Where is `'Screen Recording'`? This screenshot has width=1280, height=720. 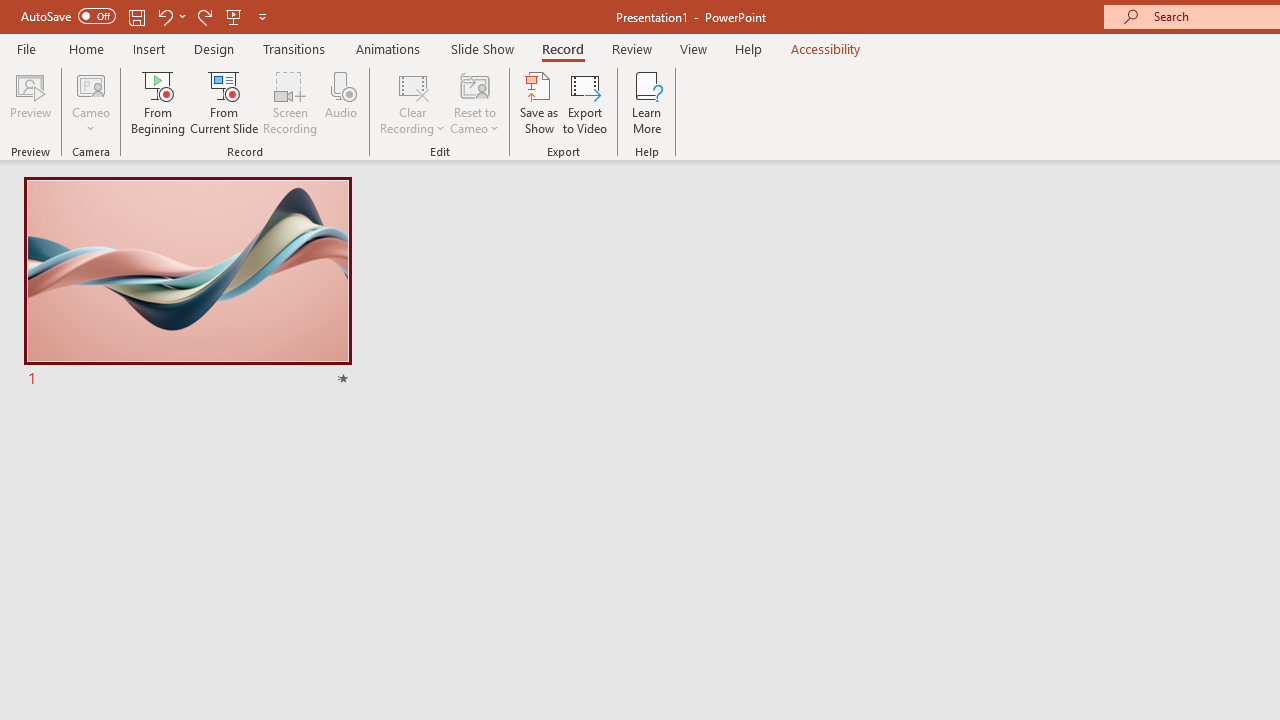 'Screen Recording' is located at coordinates (289, 103).